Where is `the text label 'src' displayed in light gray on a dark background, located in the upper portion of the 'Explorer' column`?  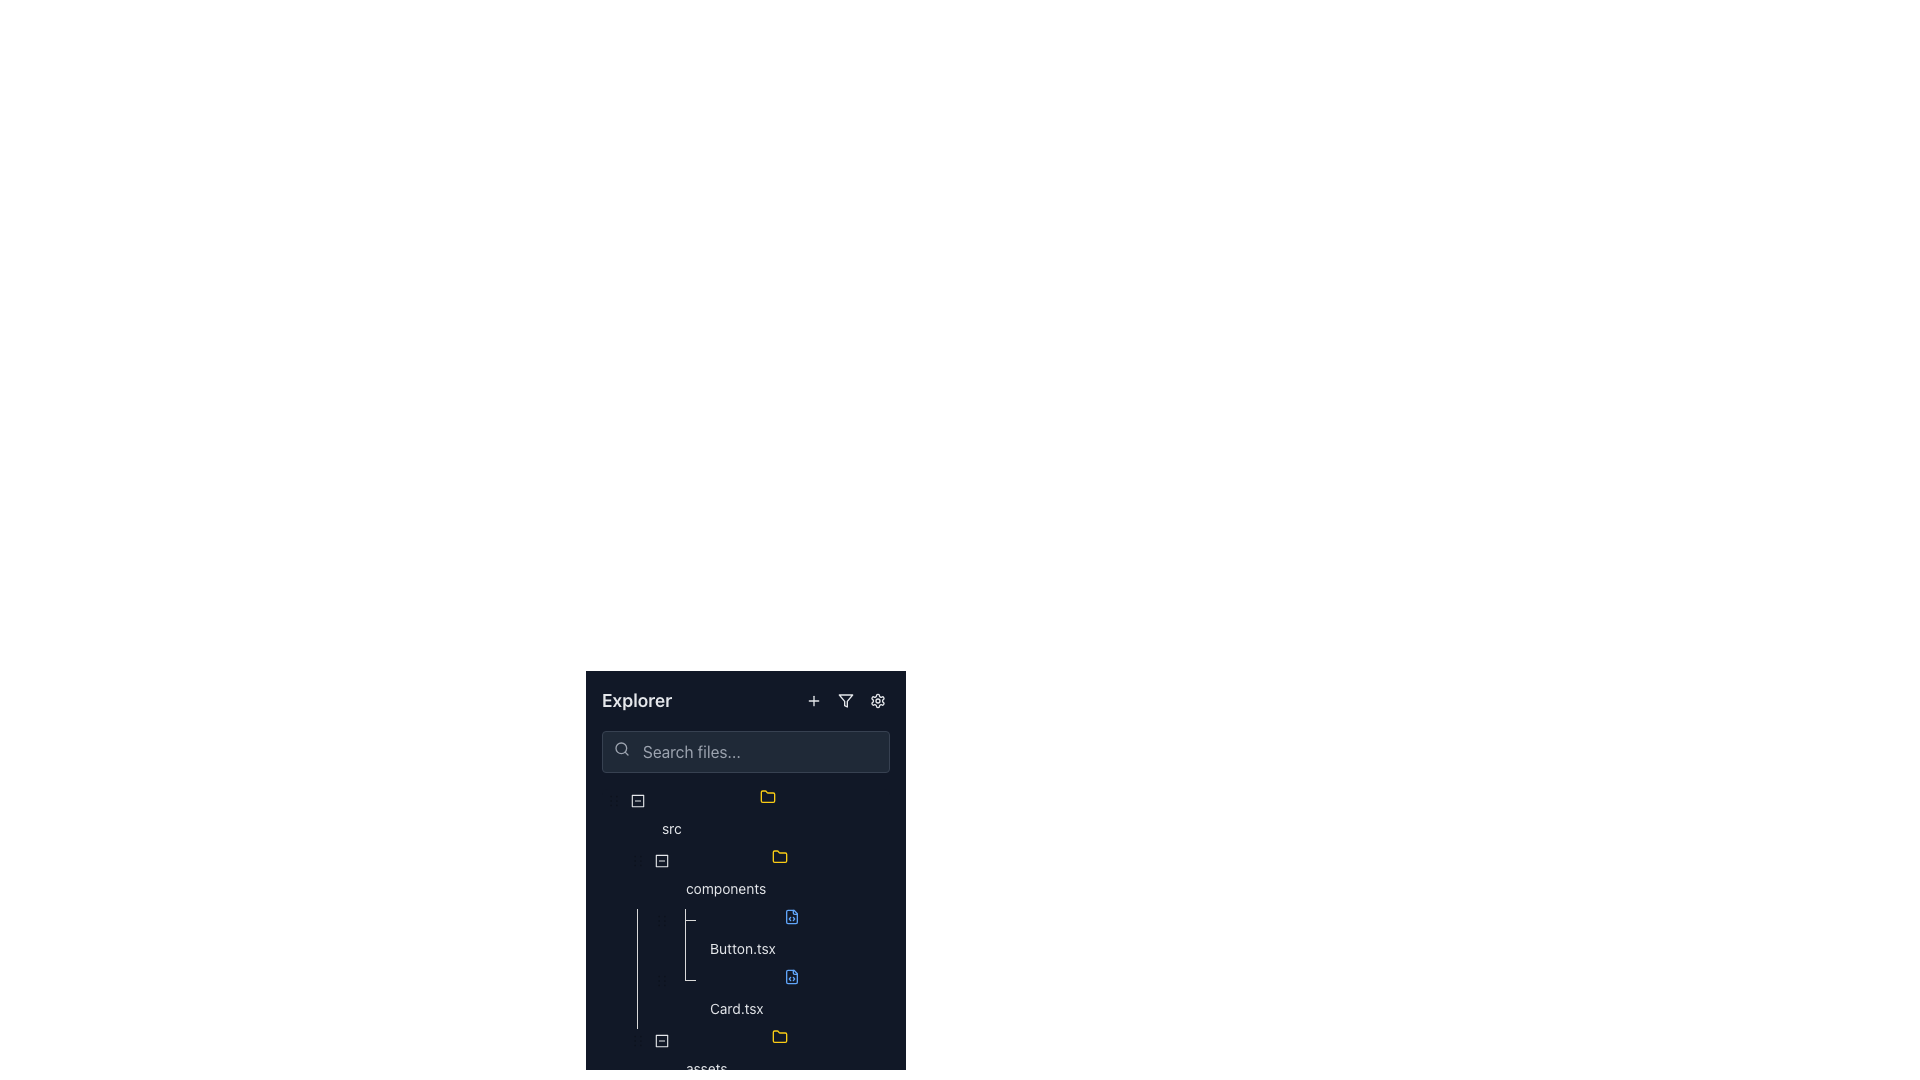 the text label 'src' displayed in light gray on a dark background, located in the upper portion of the 'Explorer' column is located at coordinates (672, 829).